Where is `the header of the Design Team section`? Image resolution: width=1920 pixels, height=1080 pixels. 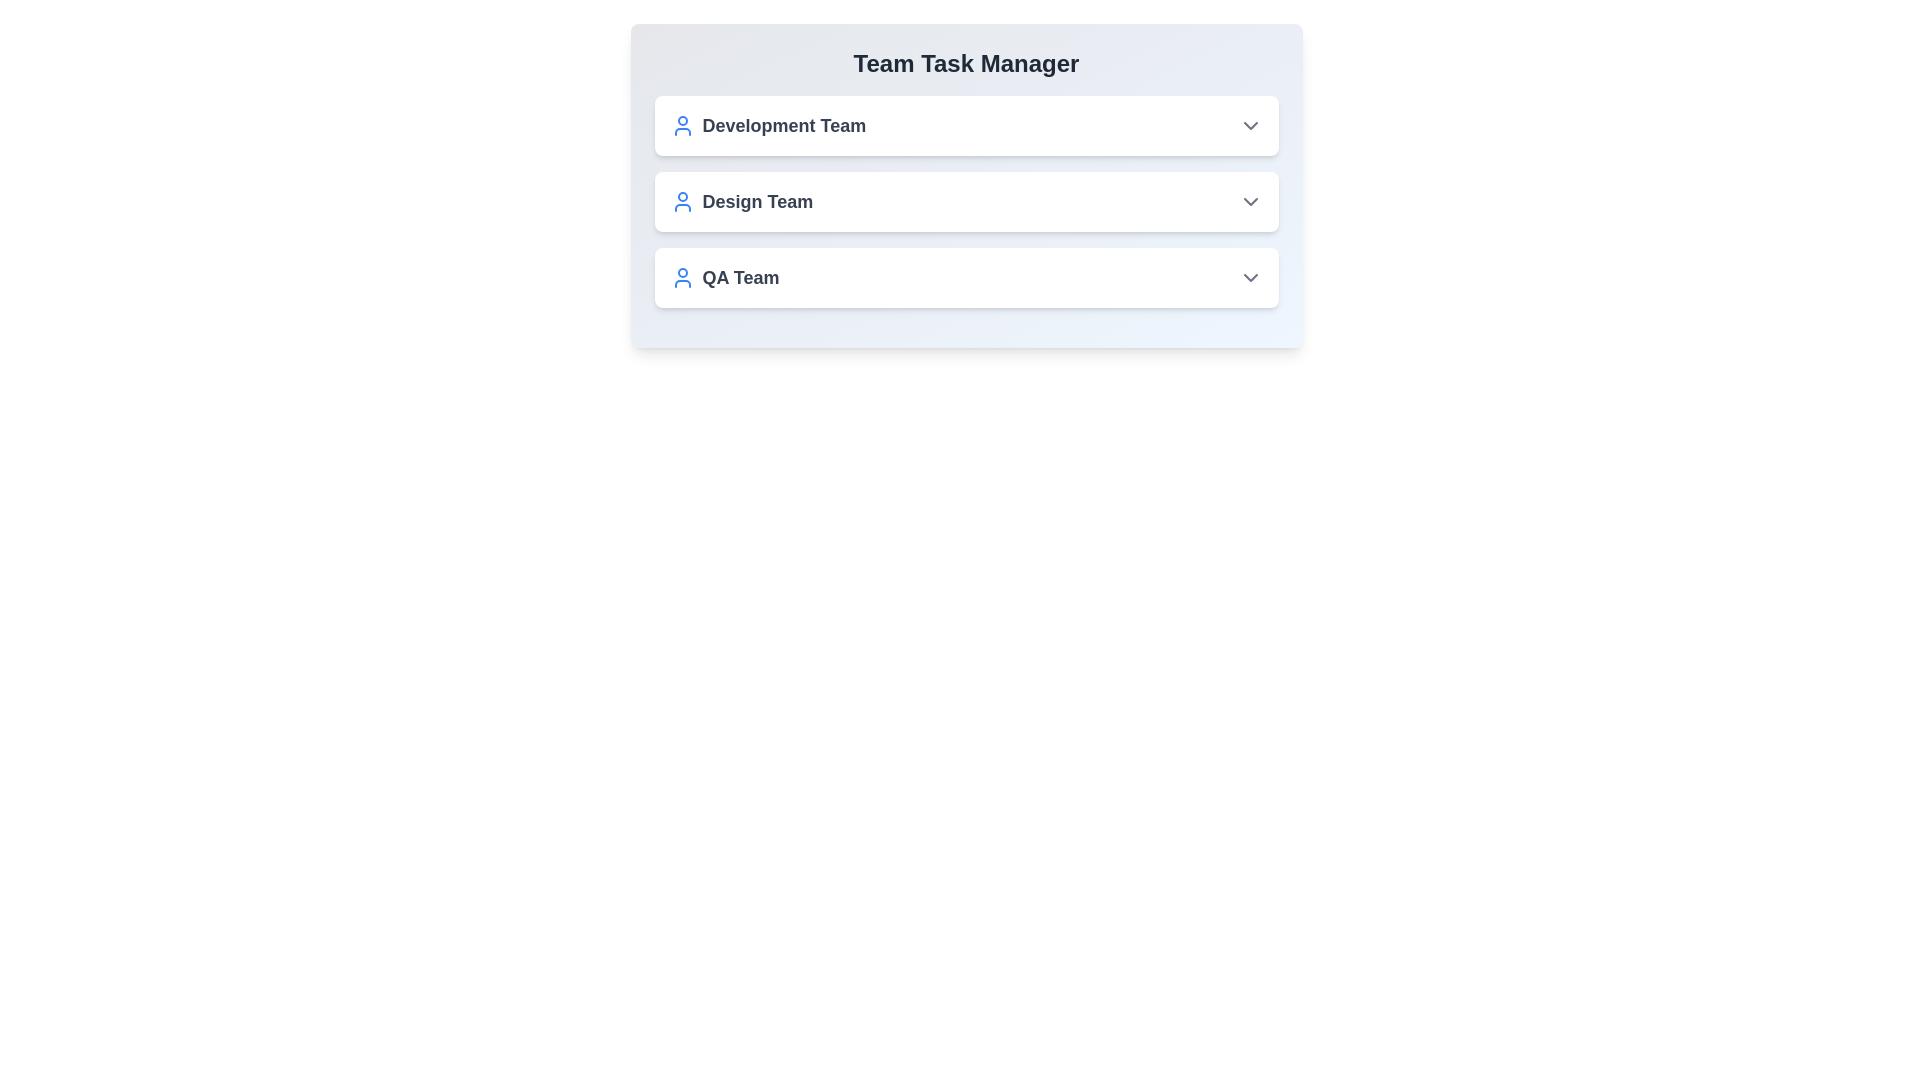 the header of the Design Team section is located at coordinates (966, 201).